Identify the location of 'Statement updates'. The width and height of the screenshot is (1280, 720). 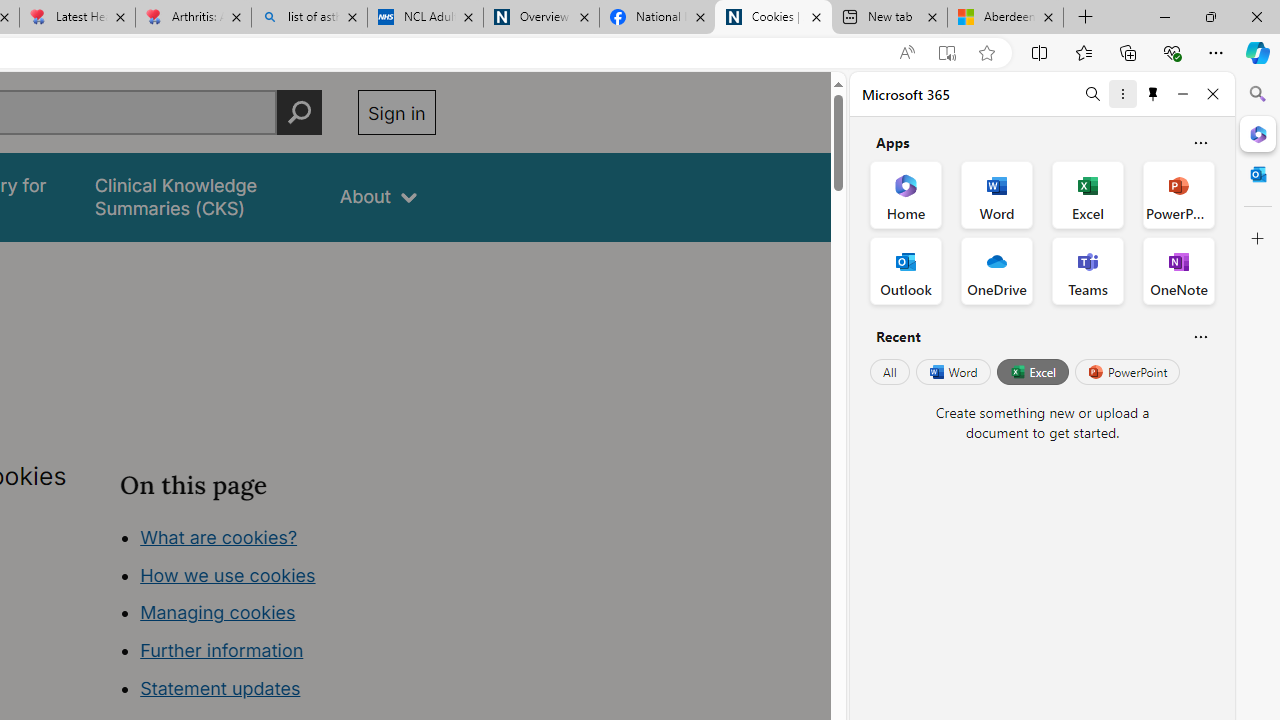
(220, 688).